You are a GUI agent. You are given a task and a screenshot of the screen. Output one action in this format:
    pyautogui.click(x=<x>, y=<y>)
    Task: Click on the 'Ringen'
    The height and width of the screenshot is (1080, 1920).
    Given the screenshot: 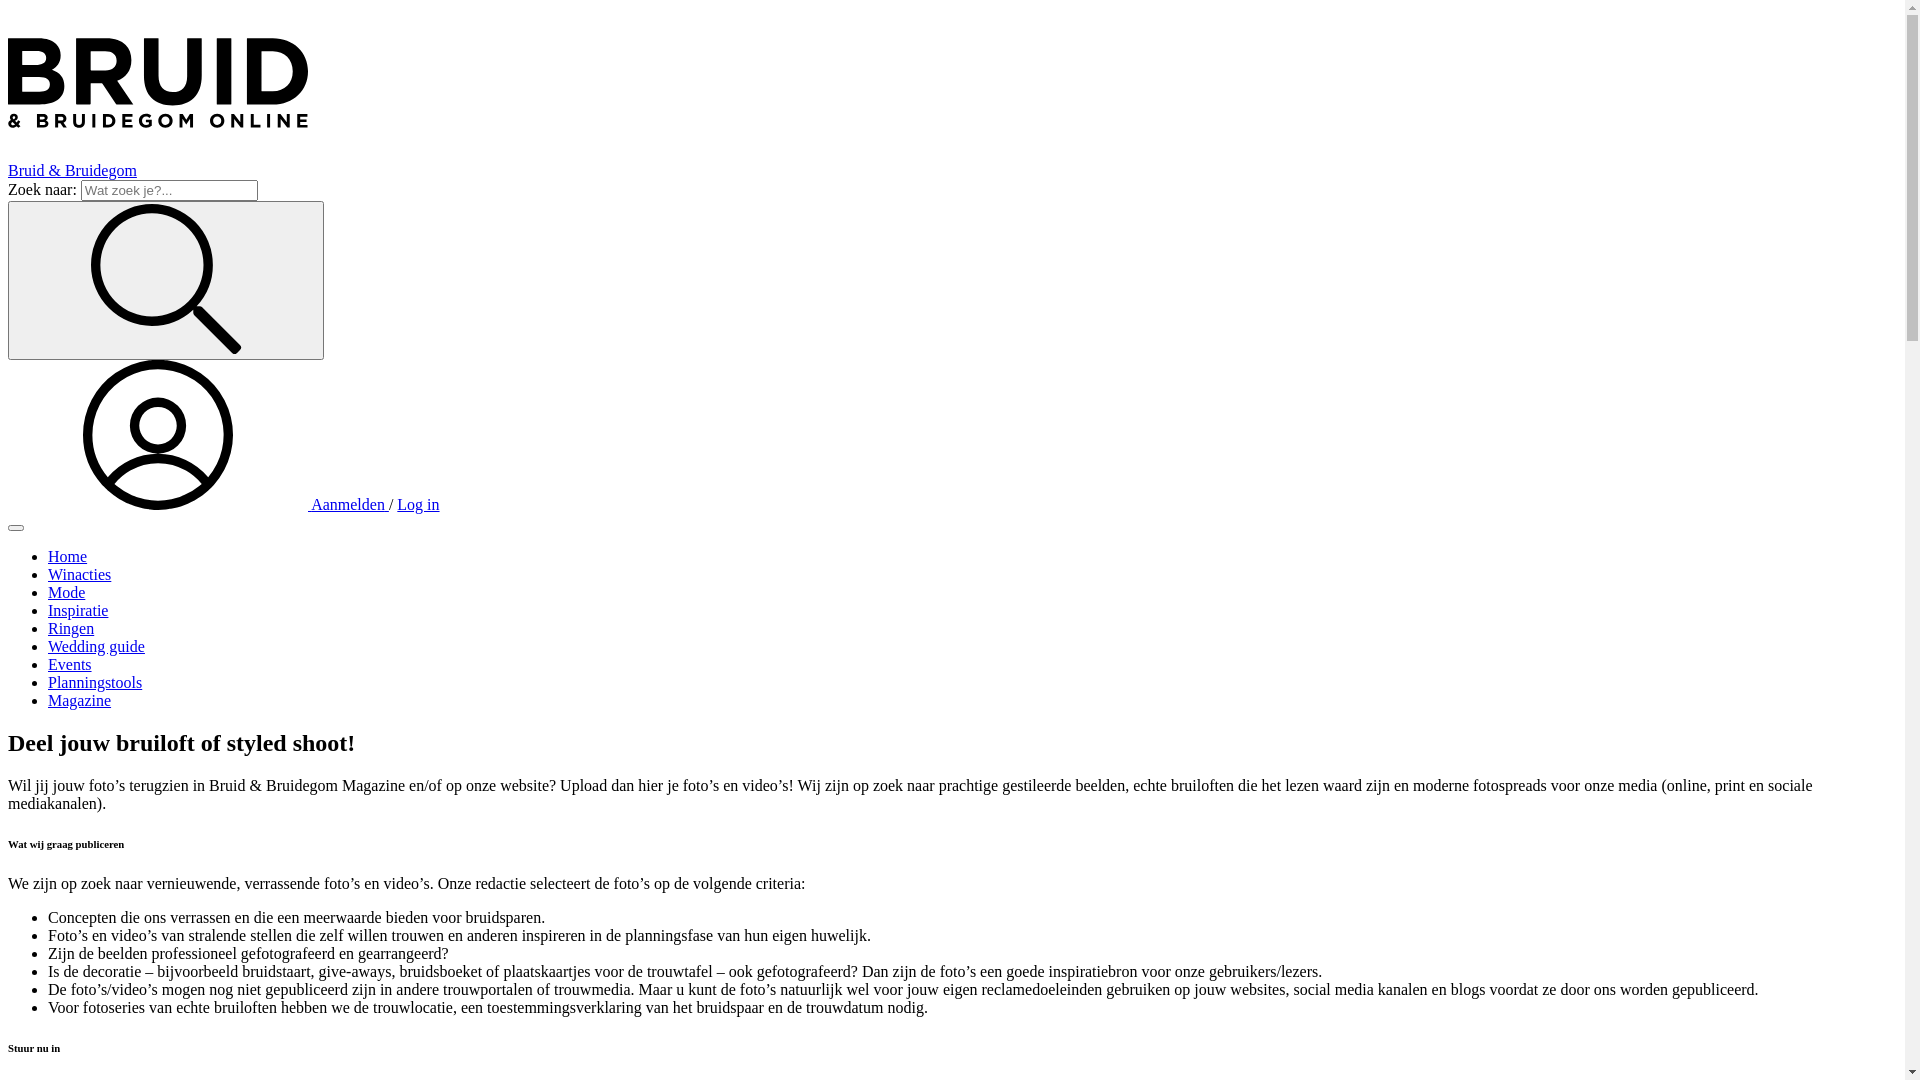 What is the action you would take?
    pyautogui.click(x=71, y=627)
    